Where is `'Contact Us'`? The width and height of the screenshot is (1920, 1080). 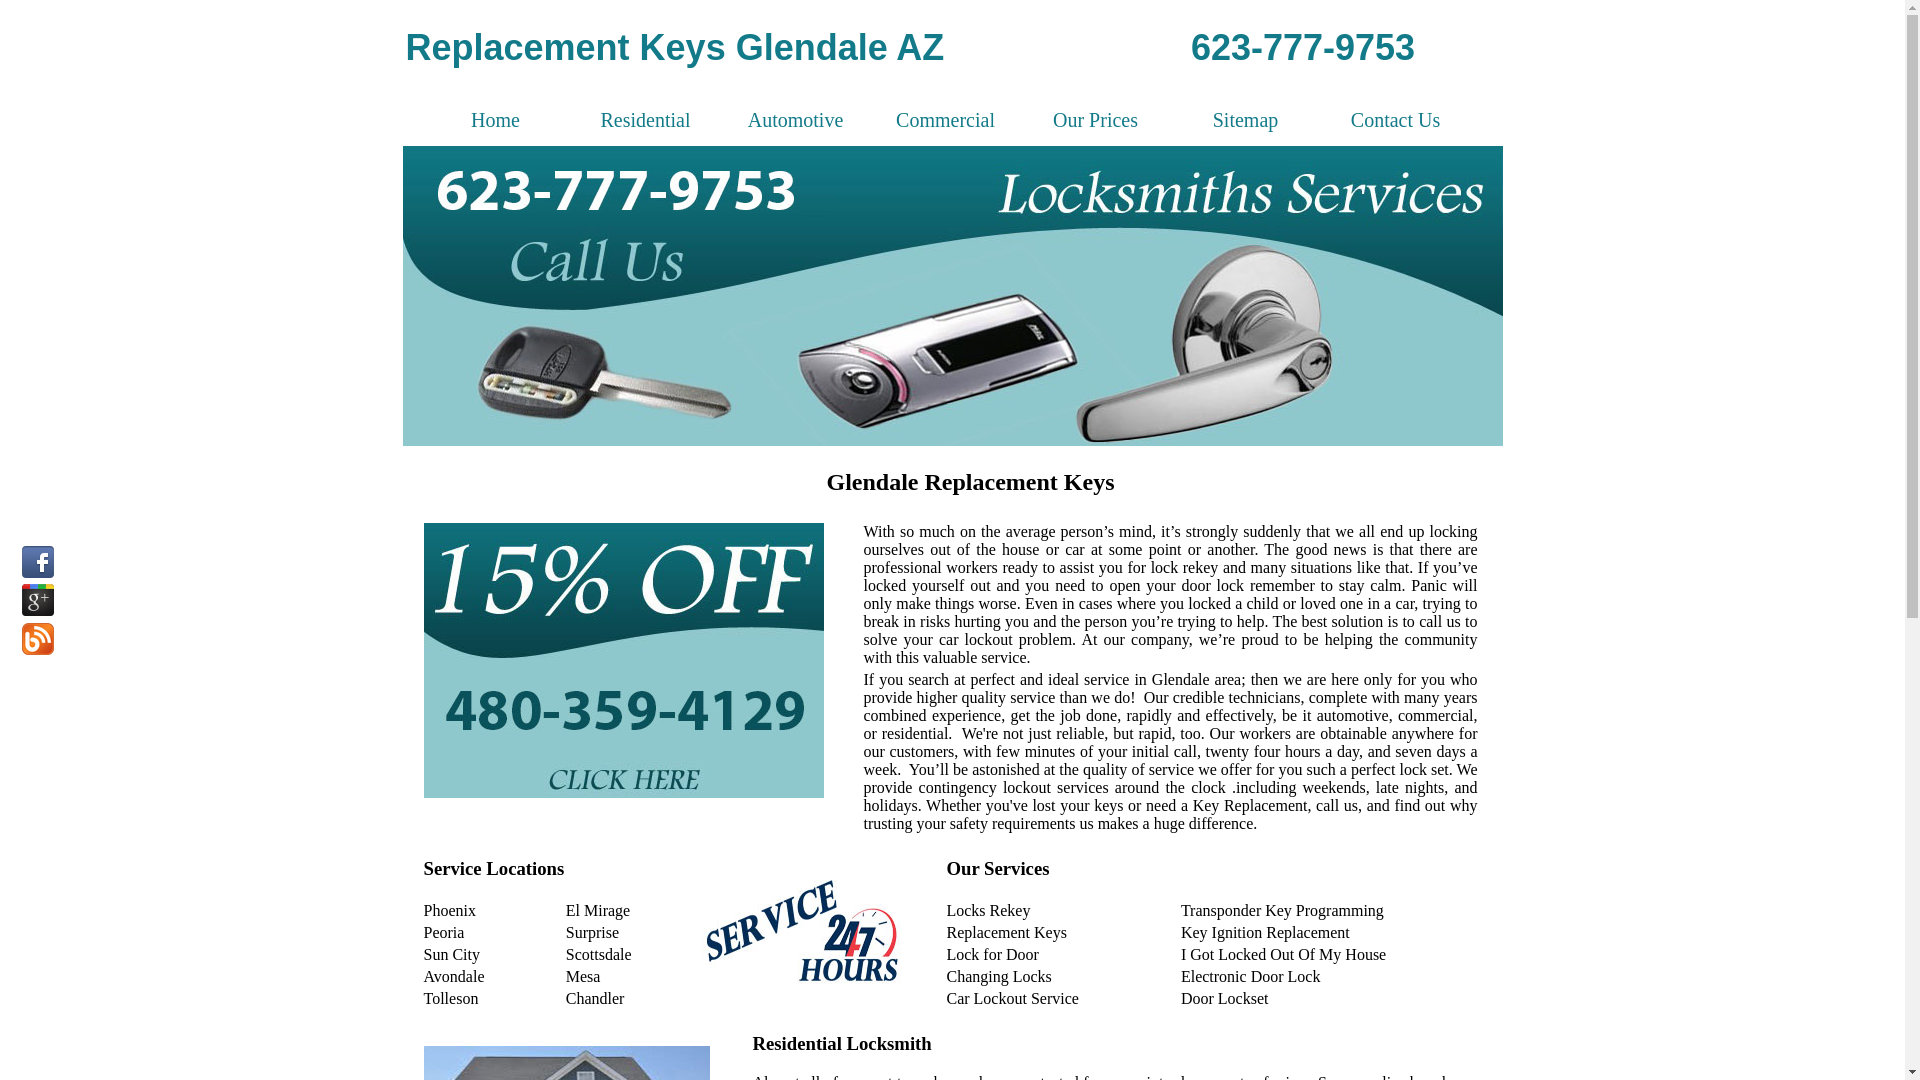 'Contact Us' is located at coordinates (1395, 120).